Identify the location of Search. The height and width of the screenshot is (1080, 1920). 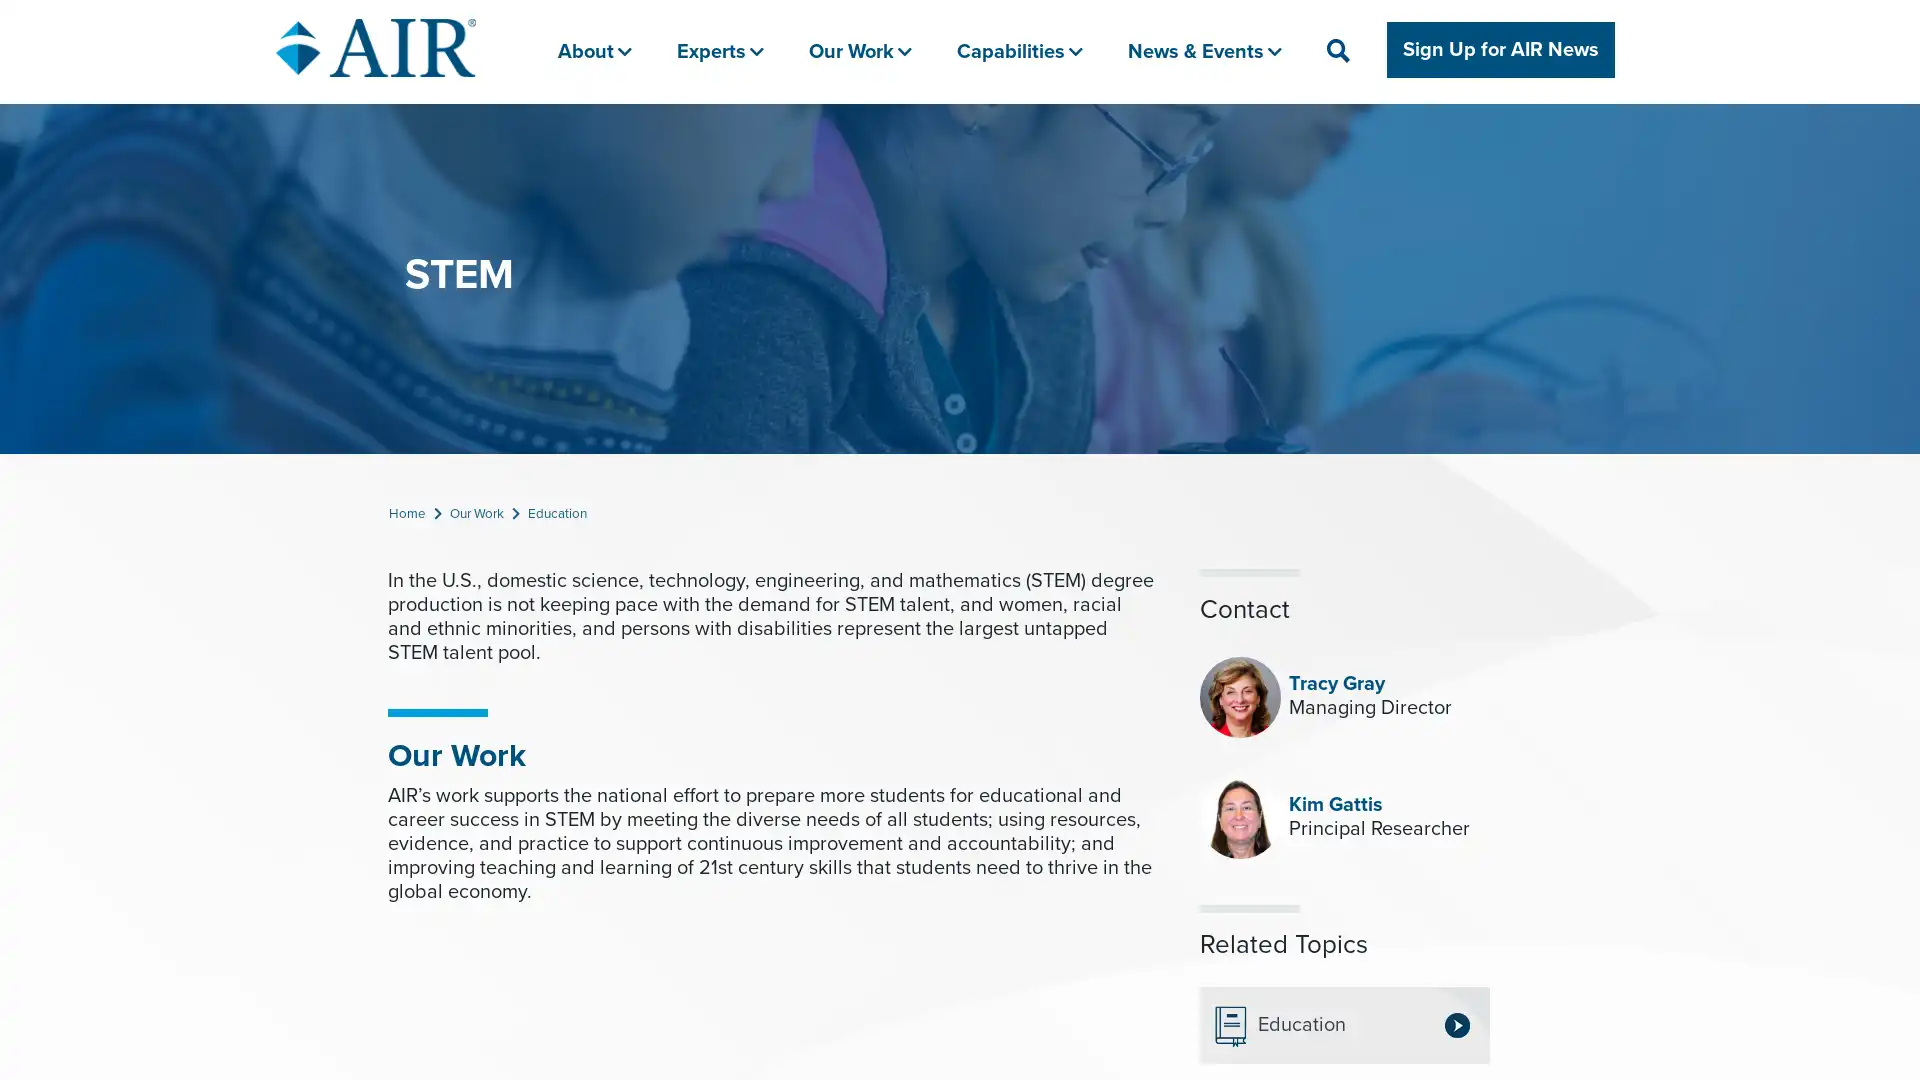
(1416, 137).